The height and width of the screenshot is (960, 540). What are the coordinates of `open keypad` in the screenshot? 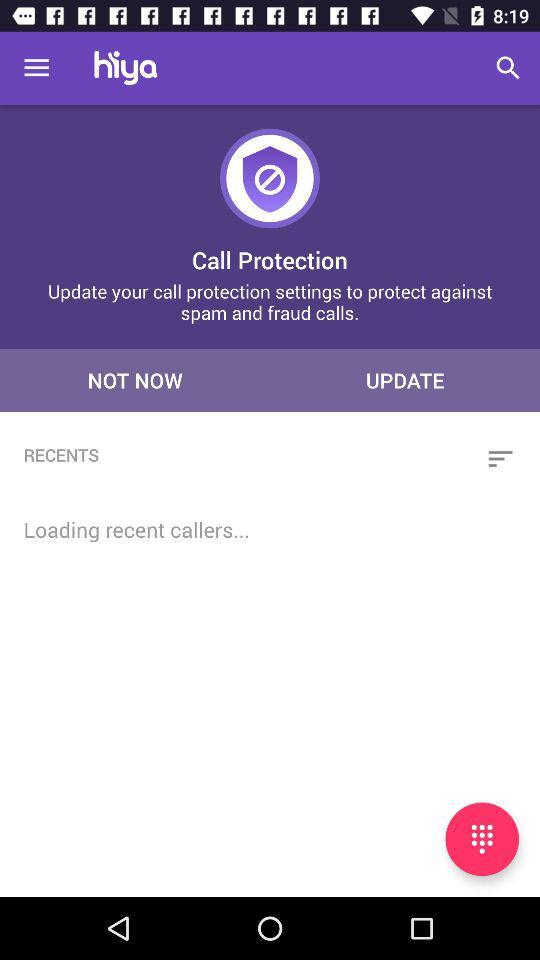 It's located at (481, 839).